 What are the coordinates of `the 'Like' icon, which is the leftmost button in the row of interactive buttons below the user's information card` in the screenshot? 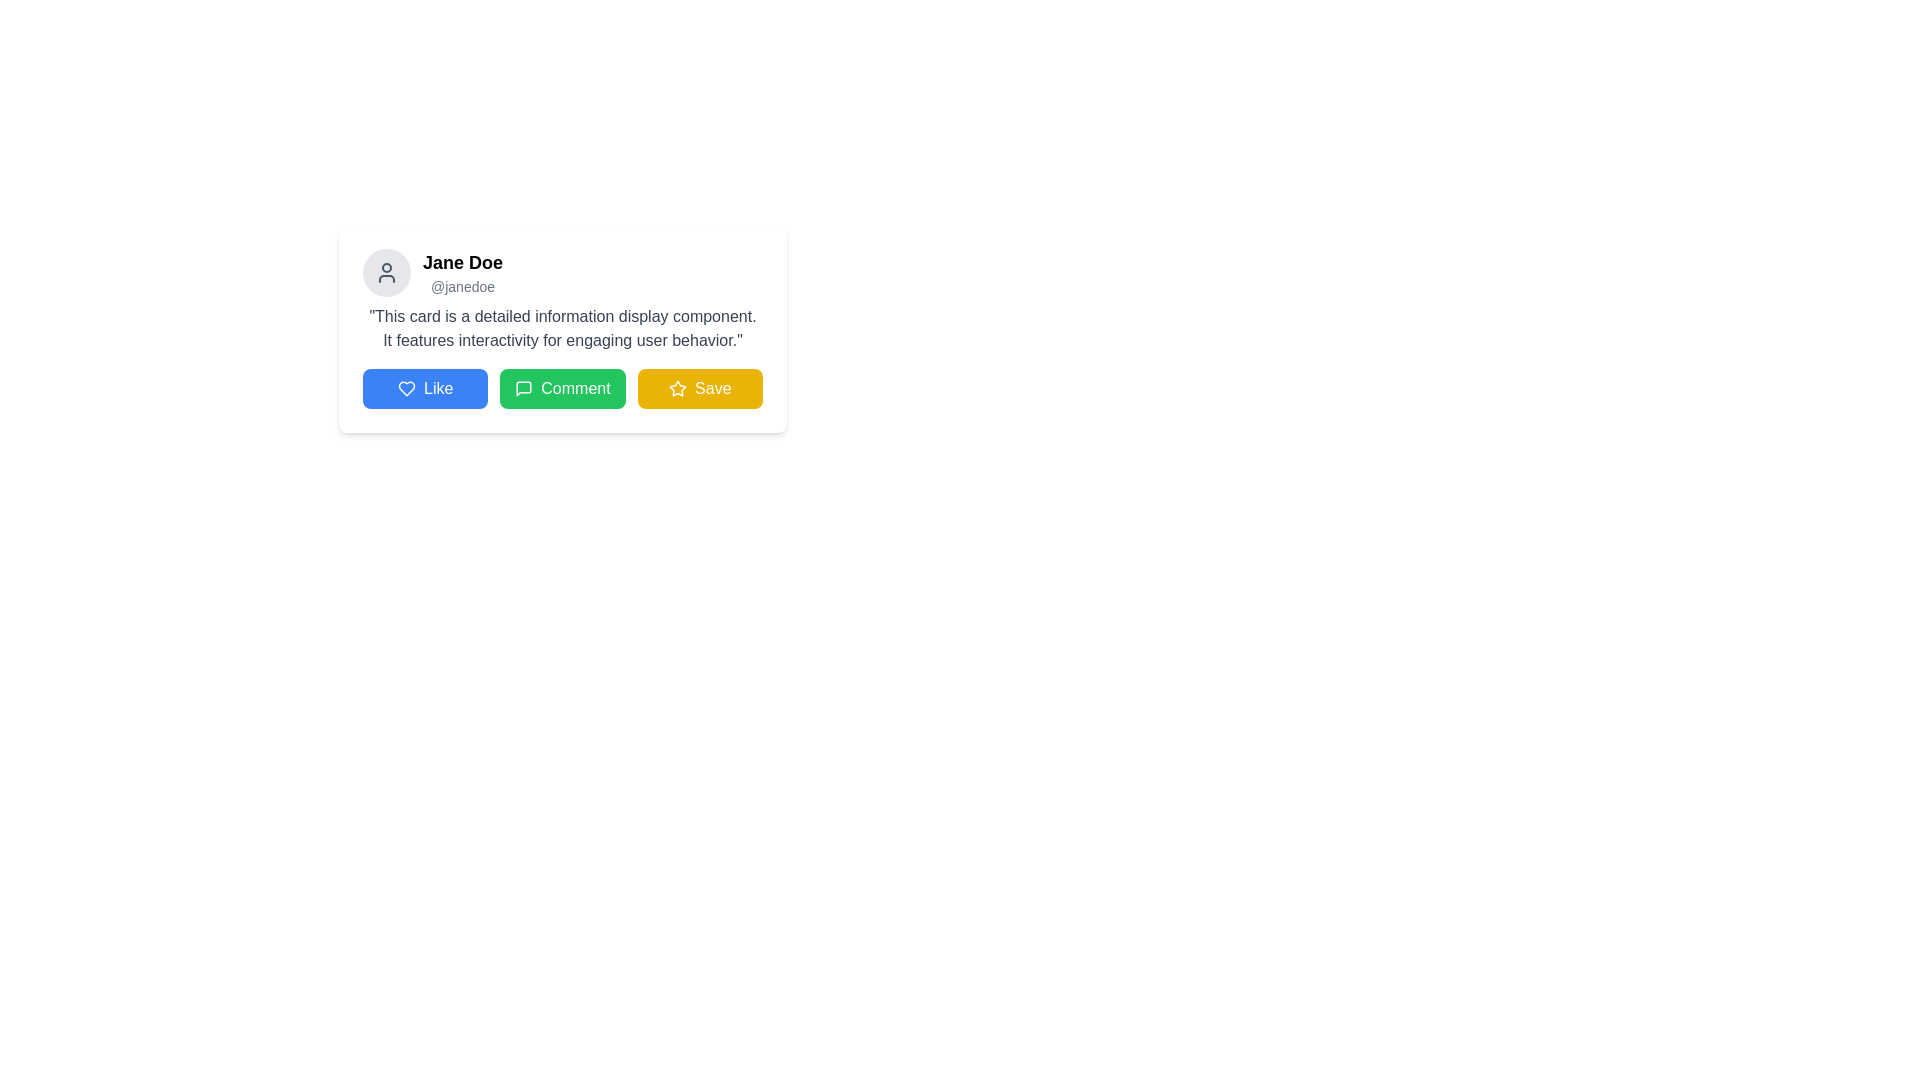 It's located at (406, 389).